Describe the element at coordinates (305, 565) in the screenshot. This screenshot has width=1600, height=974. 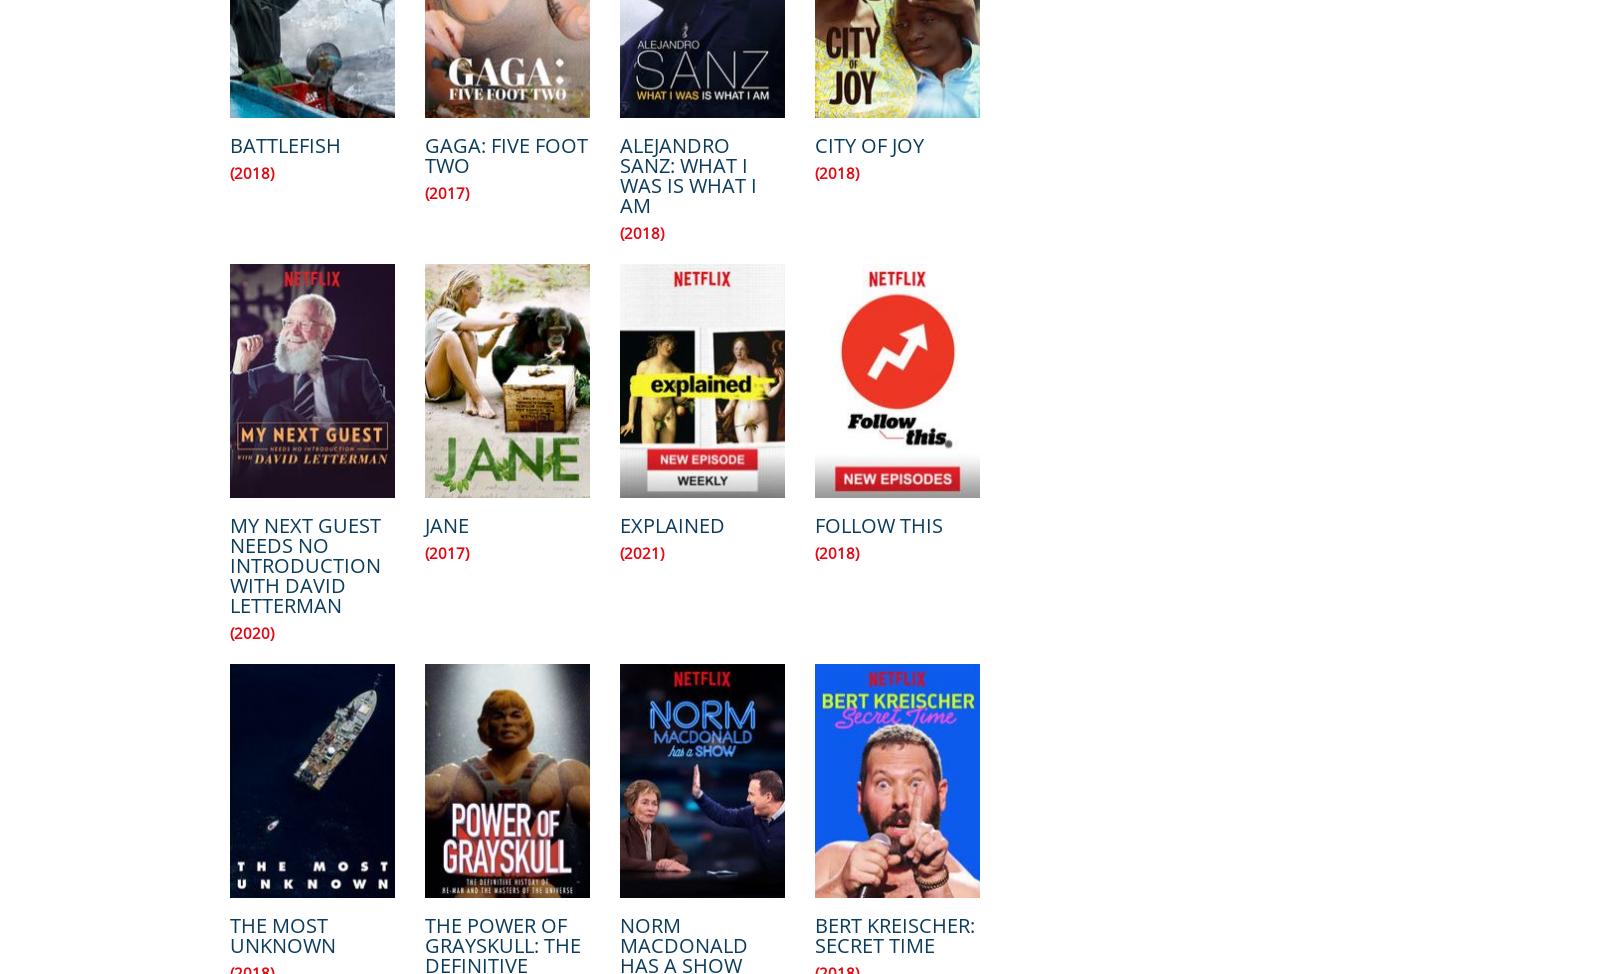
I see `'My Next Guest Needs No Introduction With David Letterman'` at that location.